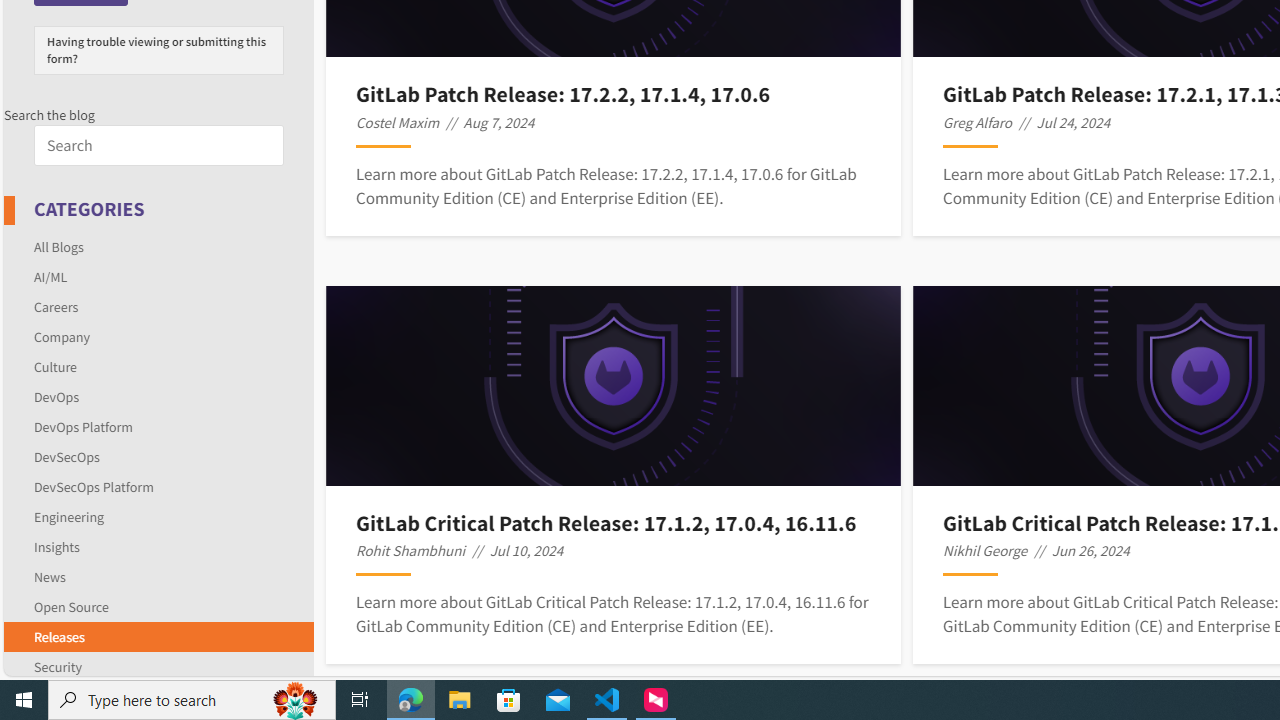  Describe the element at coordinates (977, 122) in the screenshot. I see `'Greg Alfaro'` at that location.